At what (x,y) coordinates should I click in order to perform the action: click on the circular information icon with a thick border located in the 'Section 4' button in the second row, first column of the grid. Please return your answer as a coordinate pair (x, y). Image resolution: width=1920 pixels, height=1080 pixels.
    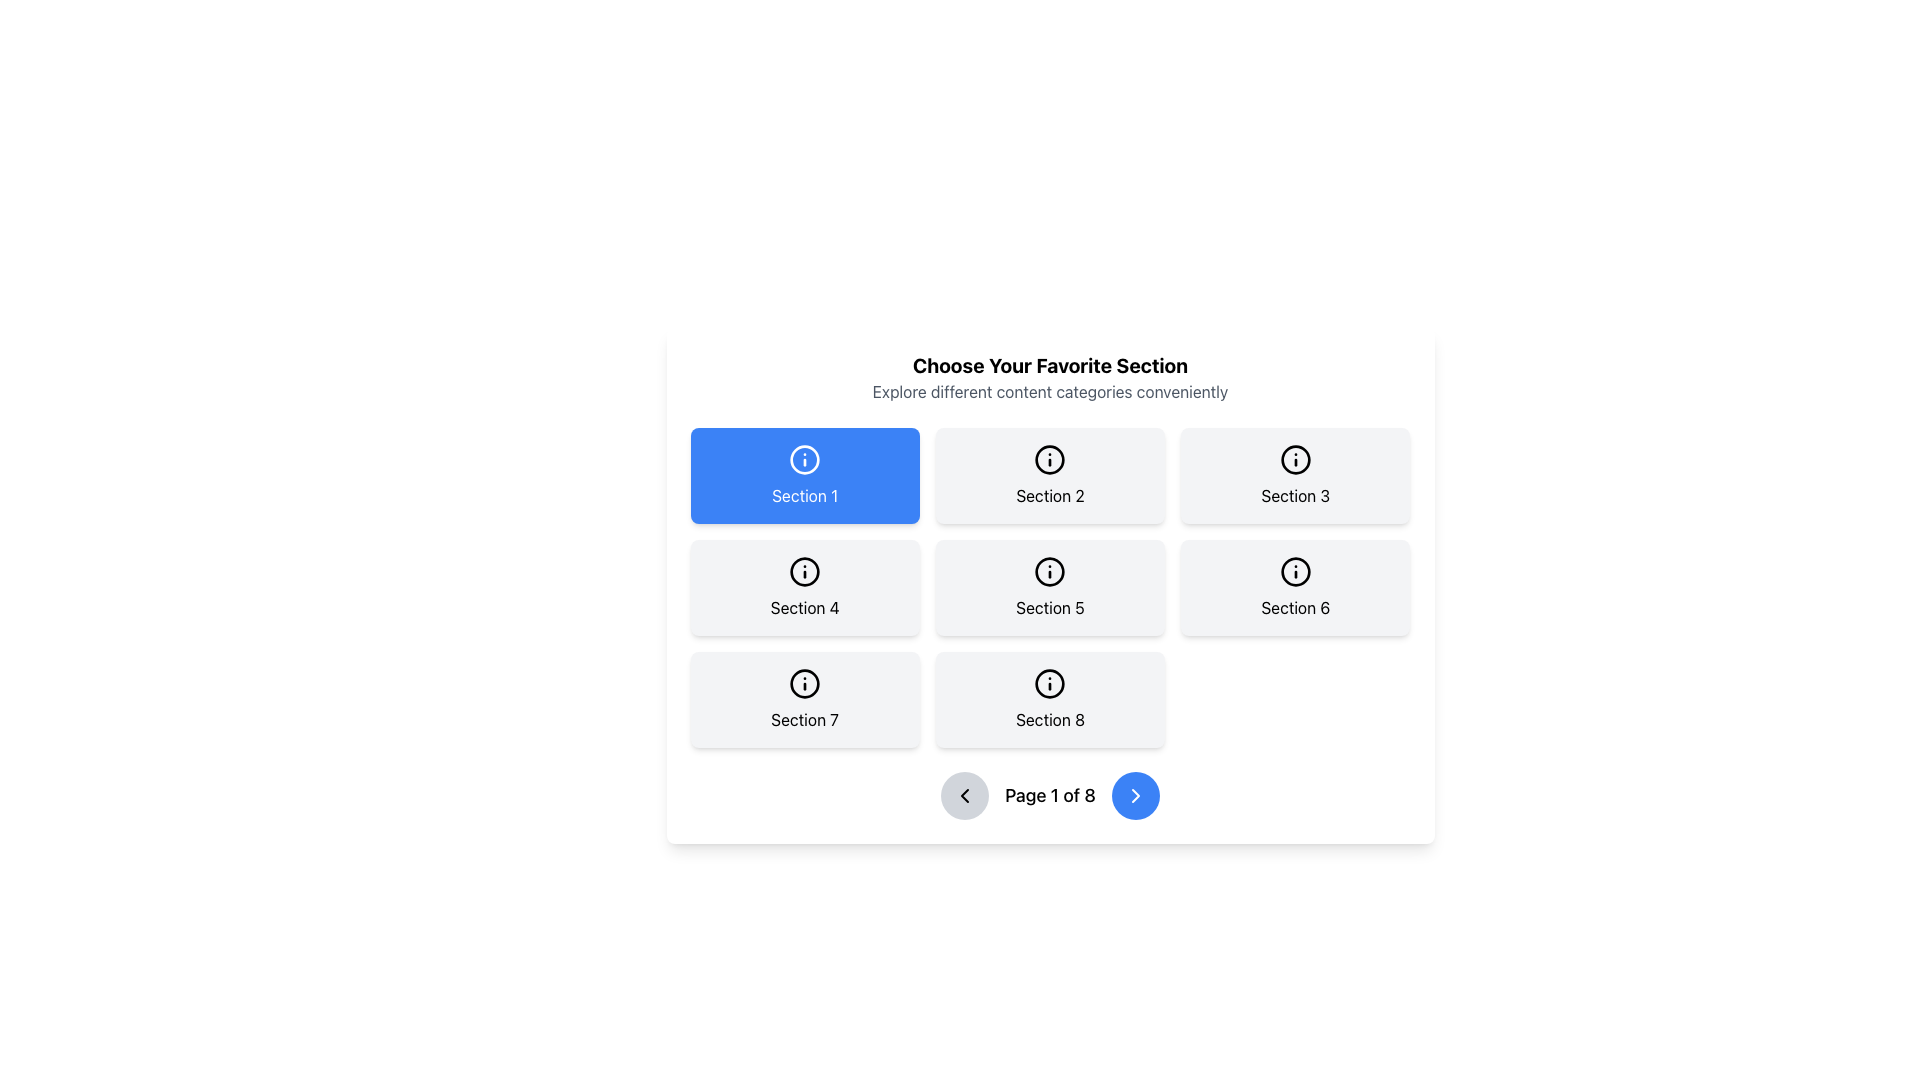
    Looking at the image, I should click on (805, 571).